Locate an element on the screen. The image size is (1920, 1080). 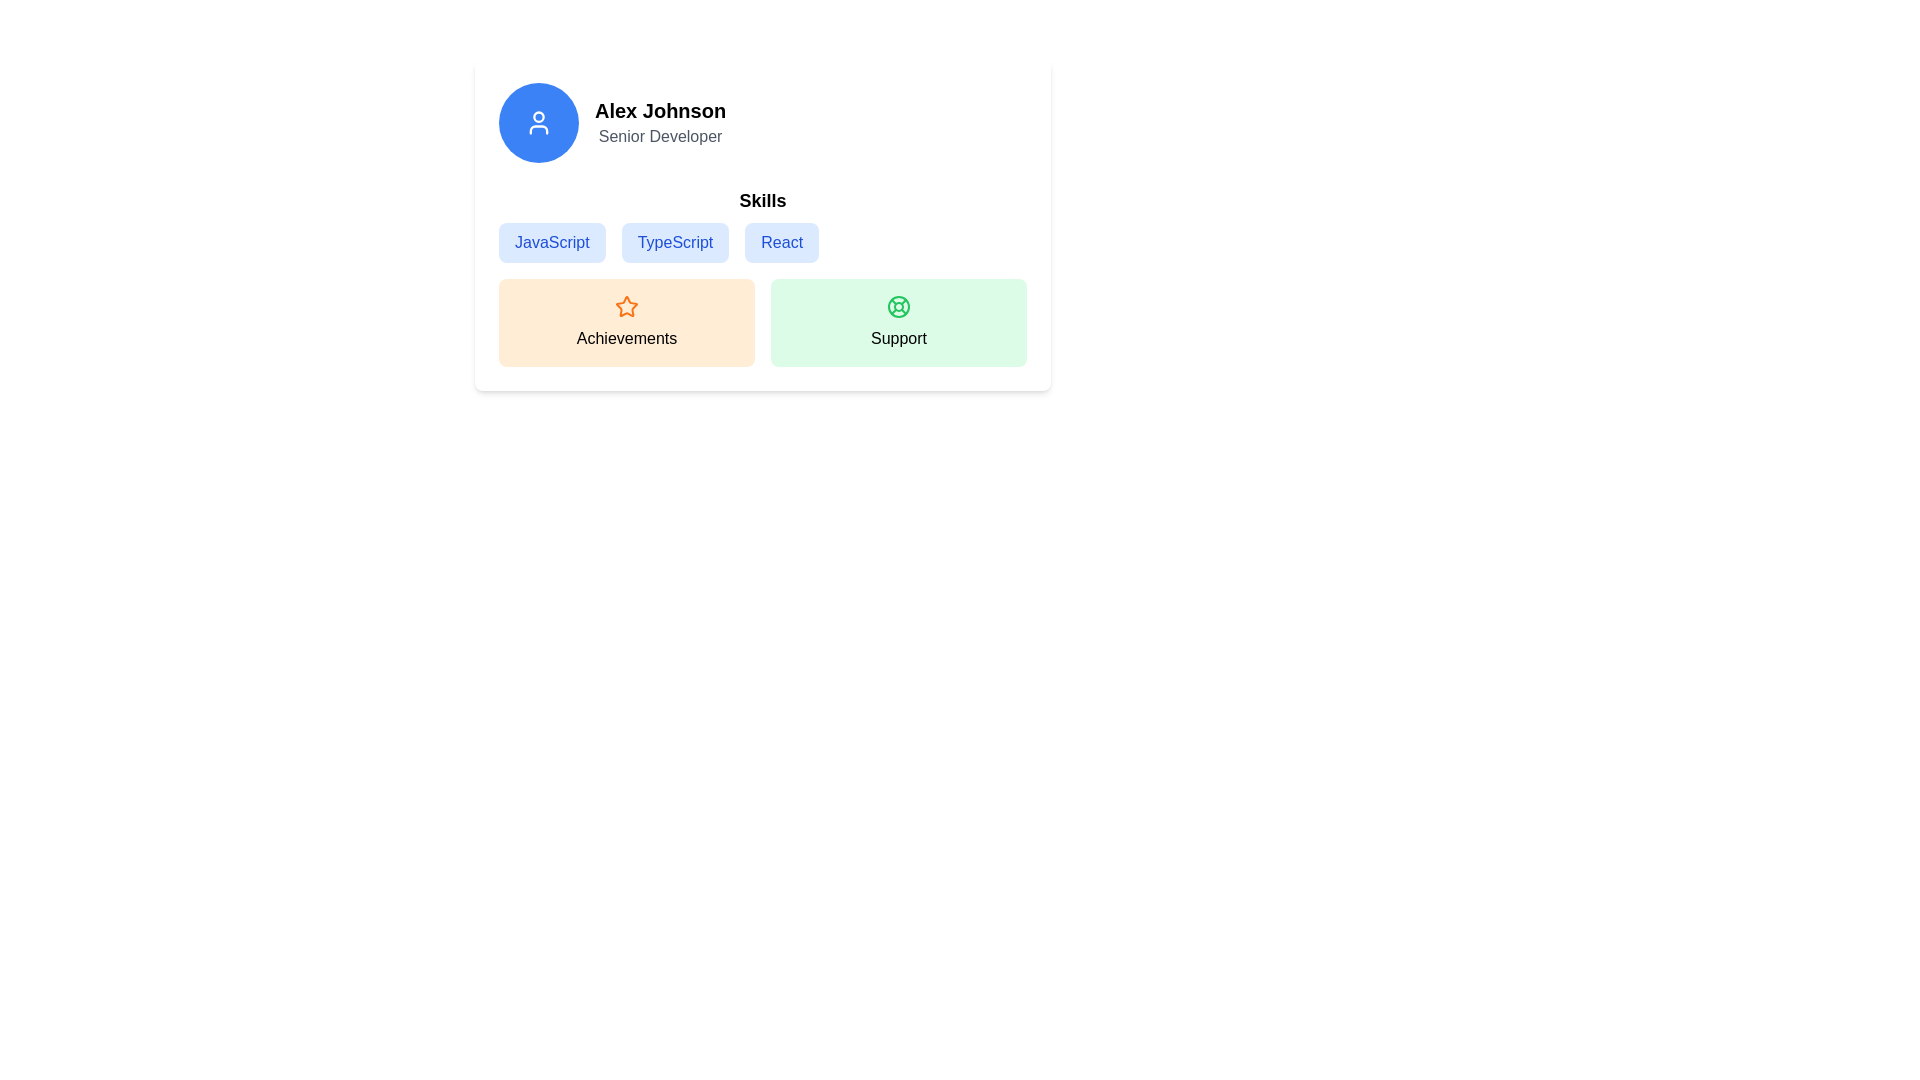
the star icon outlined in orange with an empty fill, located in the 'Achievements' section with a light orange background is located at coordinates (626, 306).